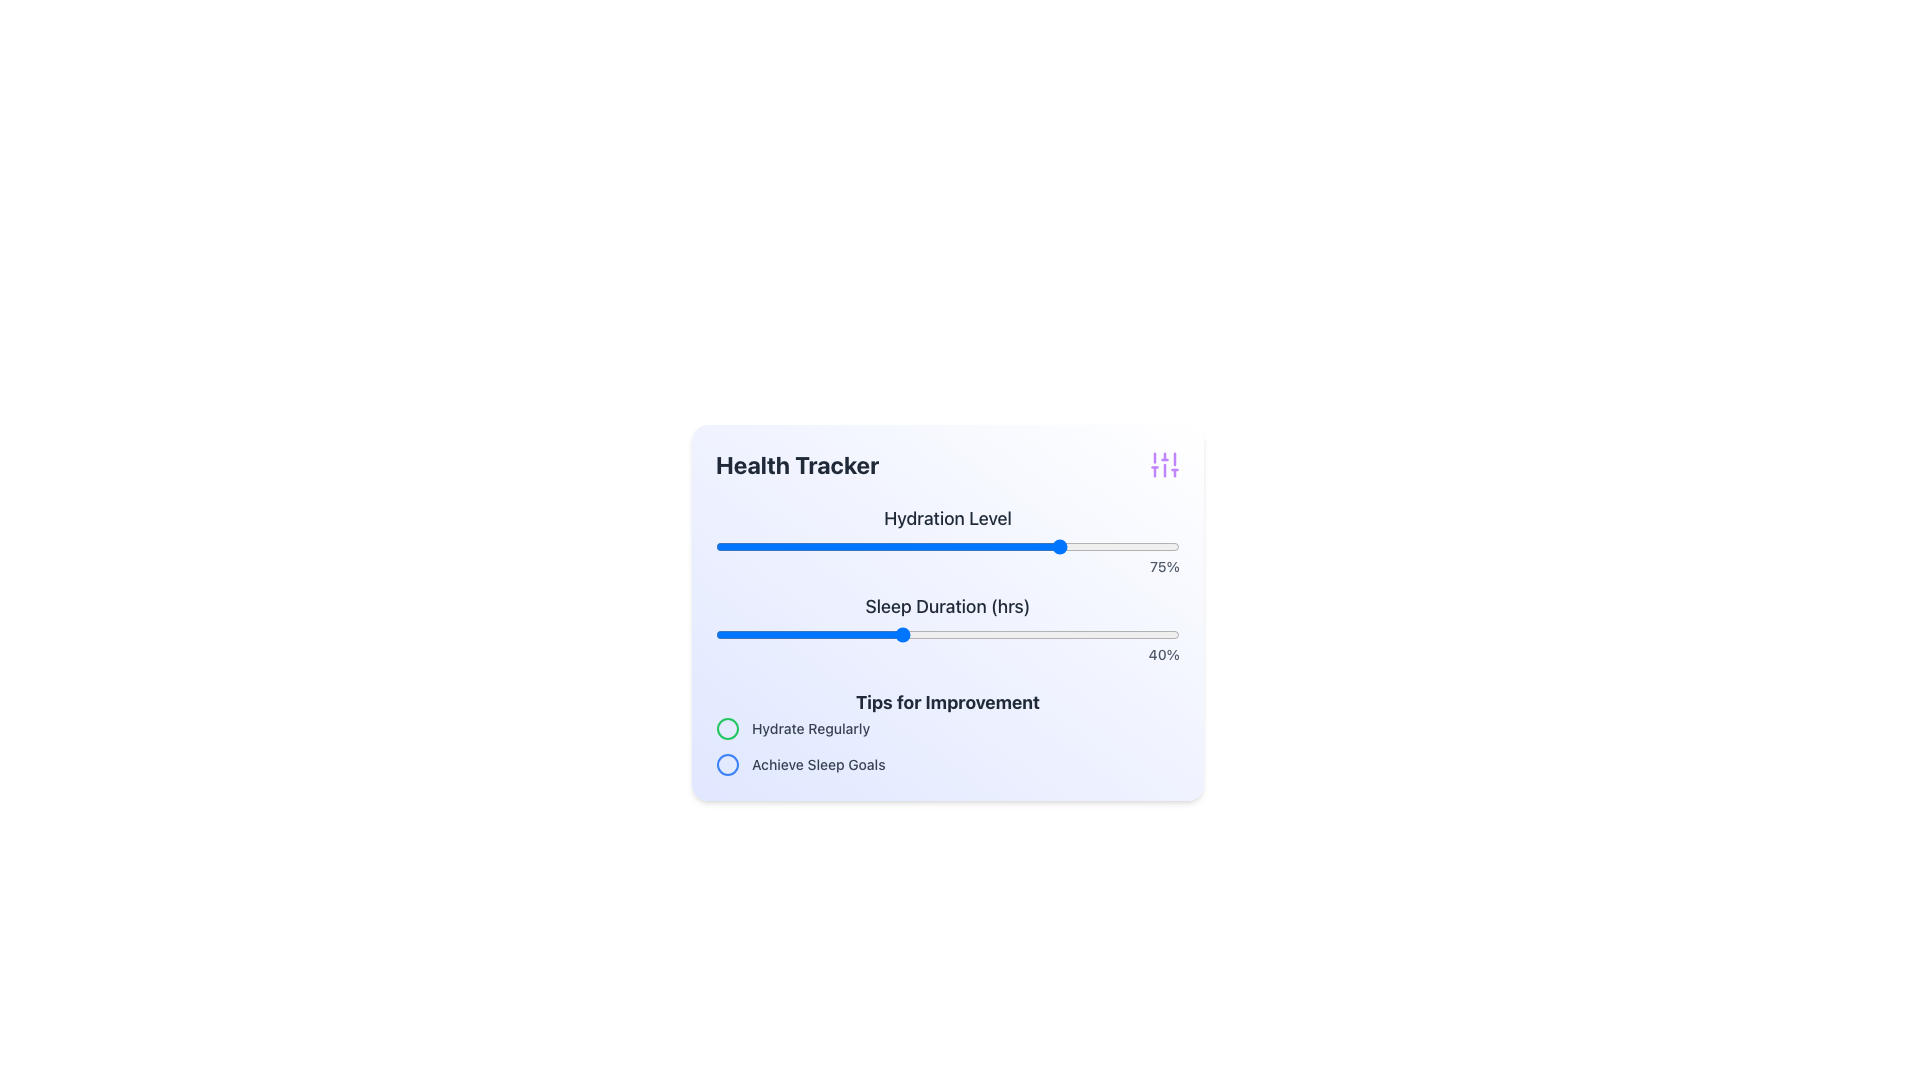  What do you see at coordinates (882, 547) in the screenshot?
I see `the hydration level` at bounding box center [882, 547].